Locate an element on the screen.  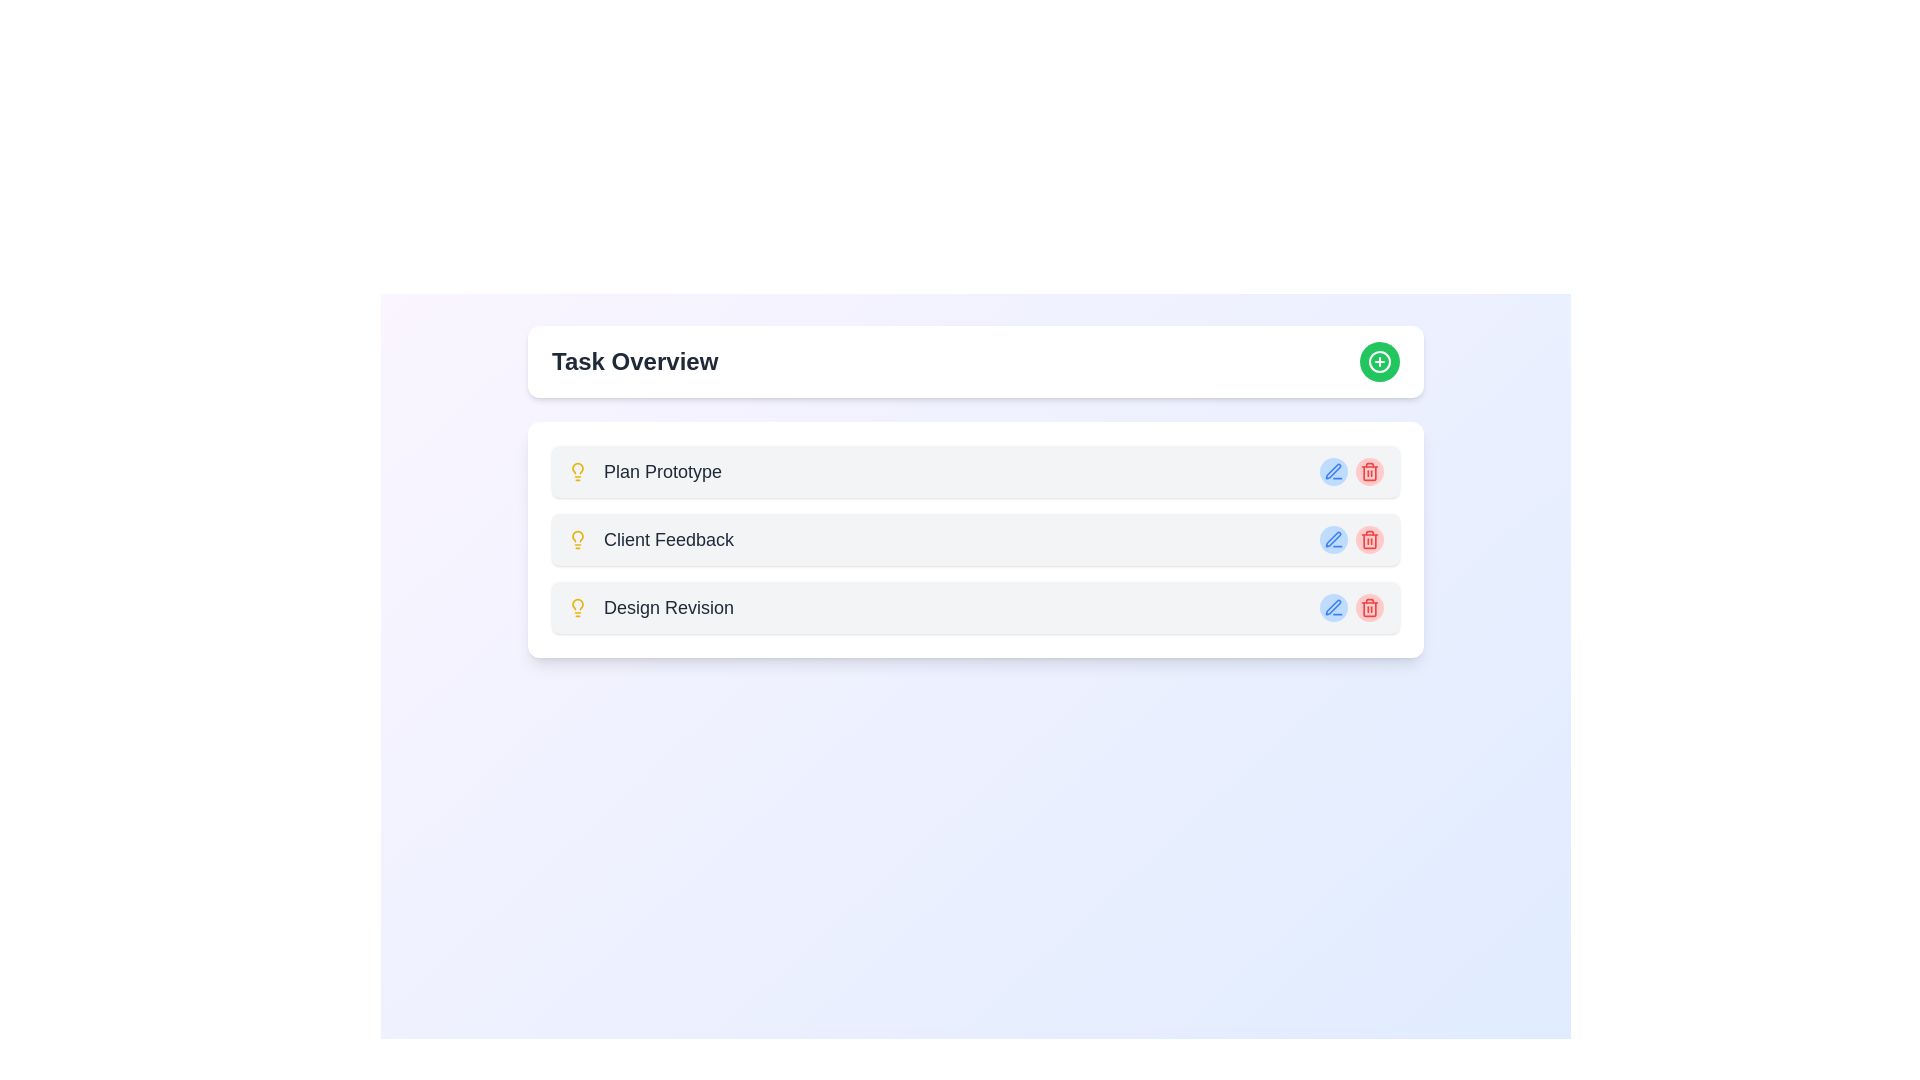
the label text that identifies the first task item in the 'Task Overview' list, which is aligned to the left and has an icon to its immediate left is located at coordinates (662, 471).